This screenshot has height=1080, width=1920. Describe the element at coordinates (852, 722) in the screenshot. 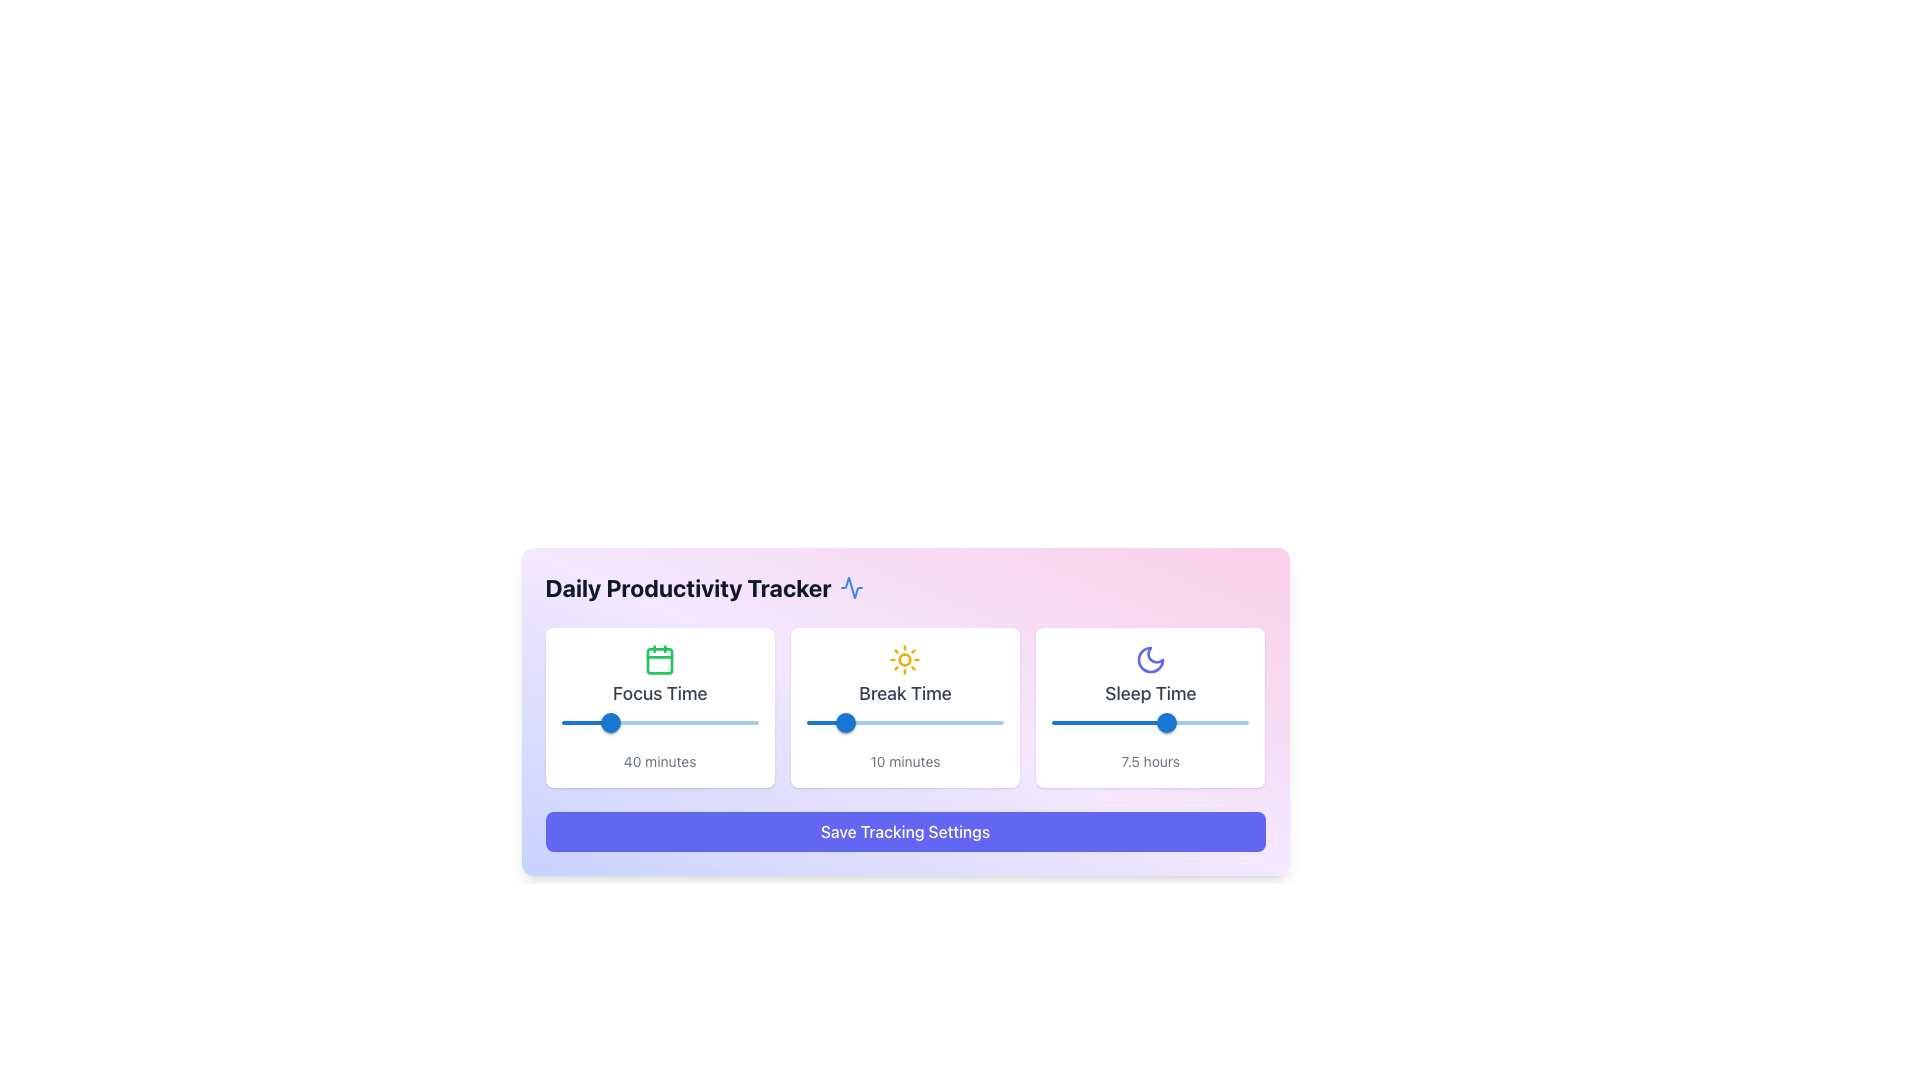

I see `break time` at that location.